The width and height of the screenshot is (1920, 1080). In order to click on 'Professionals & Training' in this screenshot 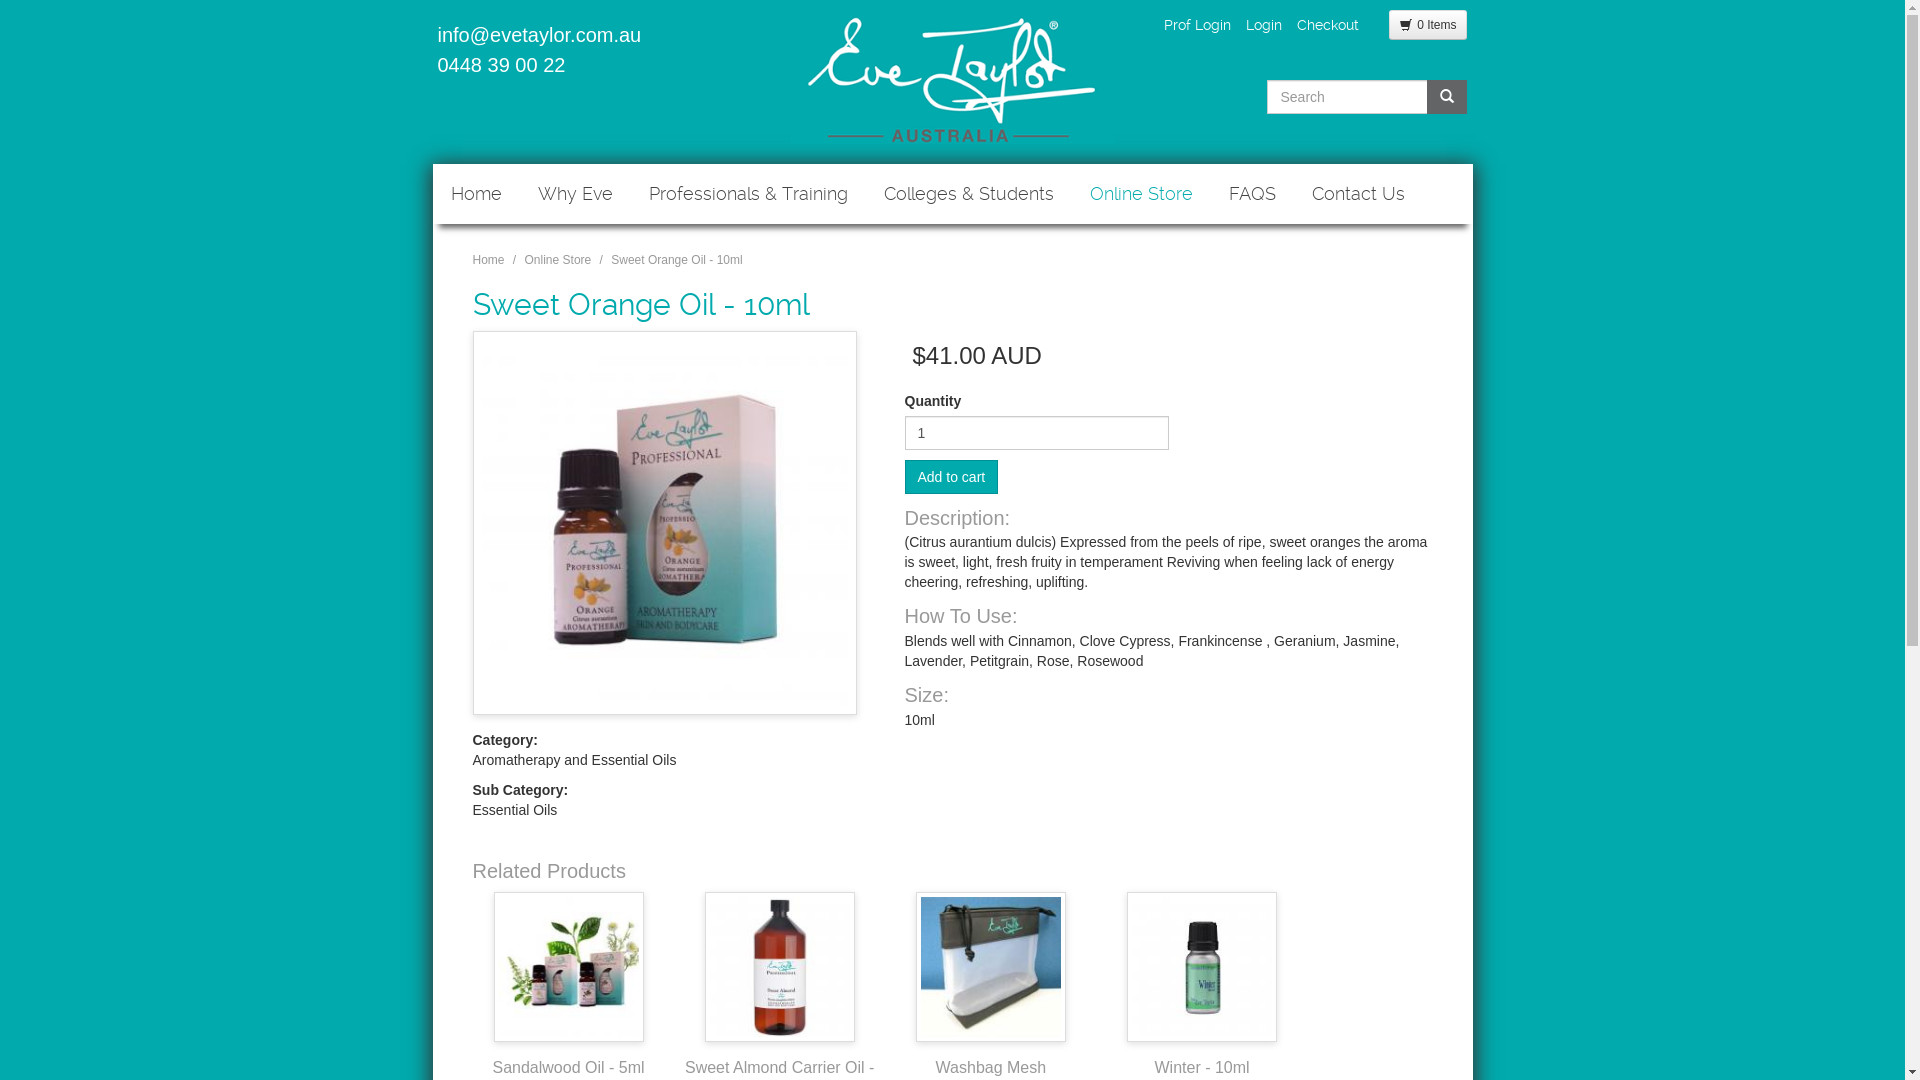, I will do `click(746, 193)`.